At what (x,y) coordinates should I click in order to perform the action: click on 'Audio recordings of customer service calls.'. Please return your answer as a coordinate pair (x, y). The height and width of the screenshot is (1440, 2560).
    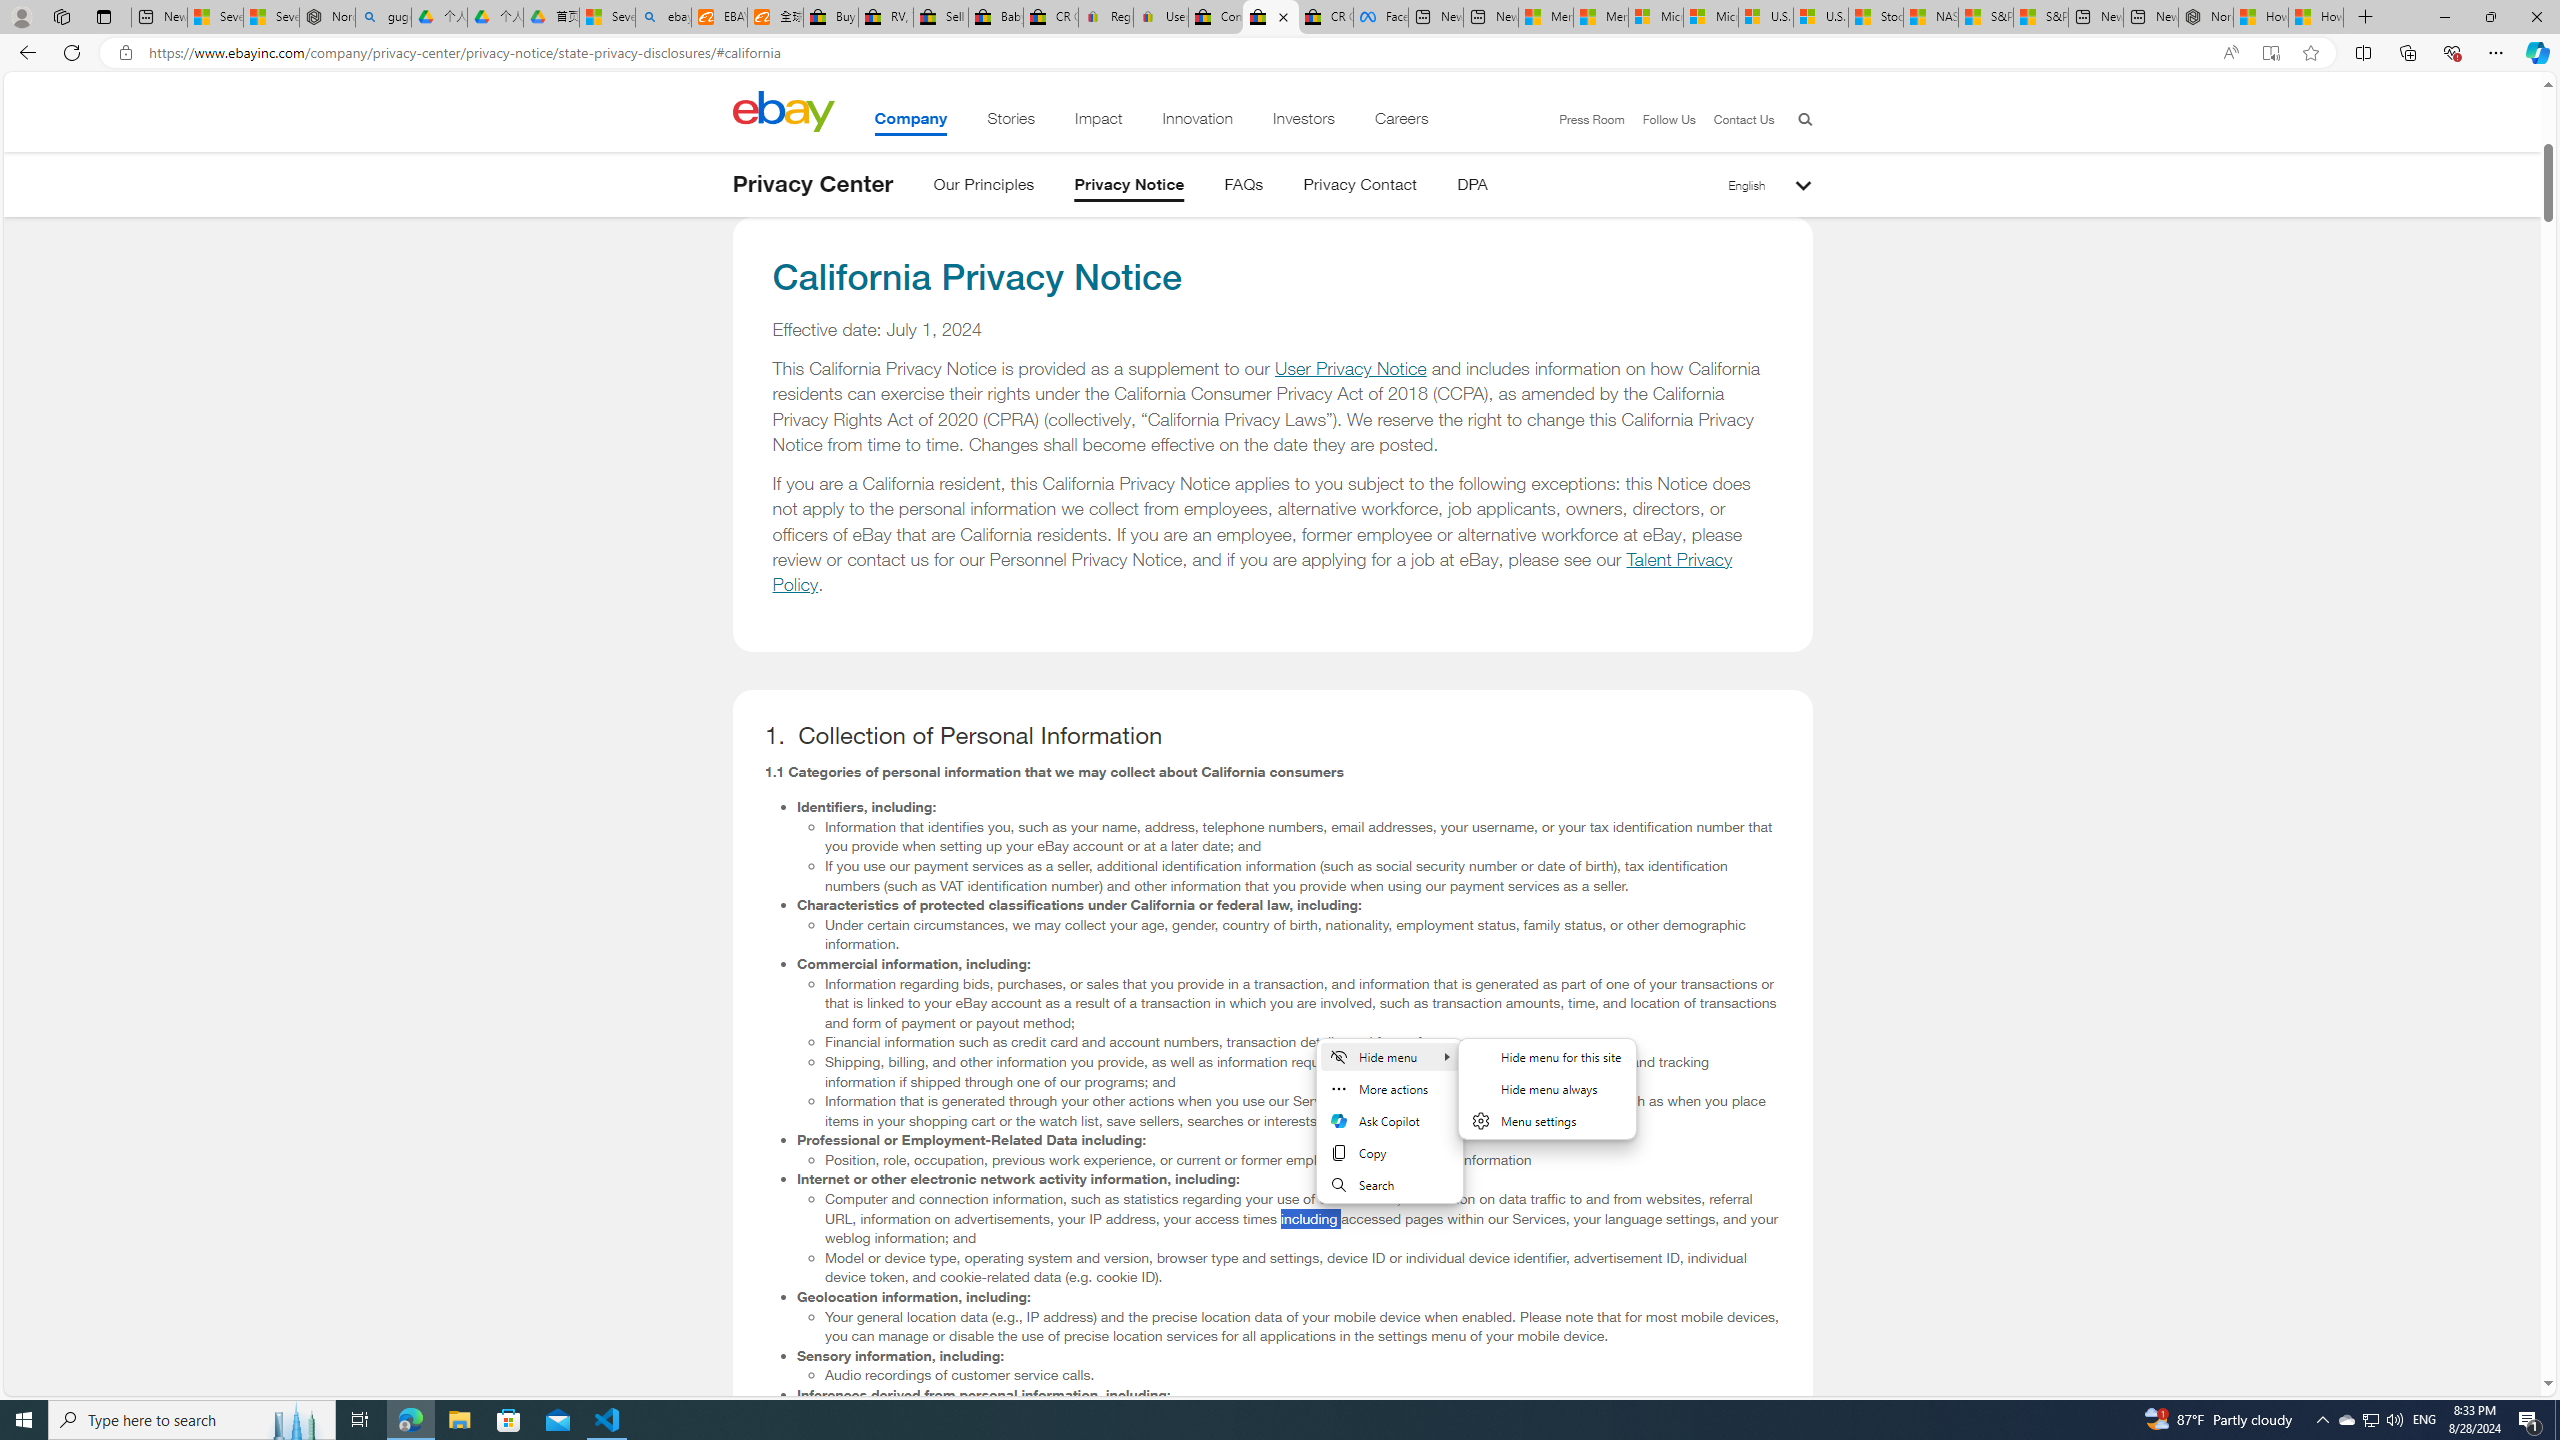
    Looking at the image, I should click on (1303, 1374).